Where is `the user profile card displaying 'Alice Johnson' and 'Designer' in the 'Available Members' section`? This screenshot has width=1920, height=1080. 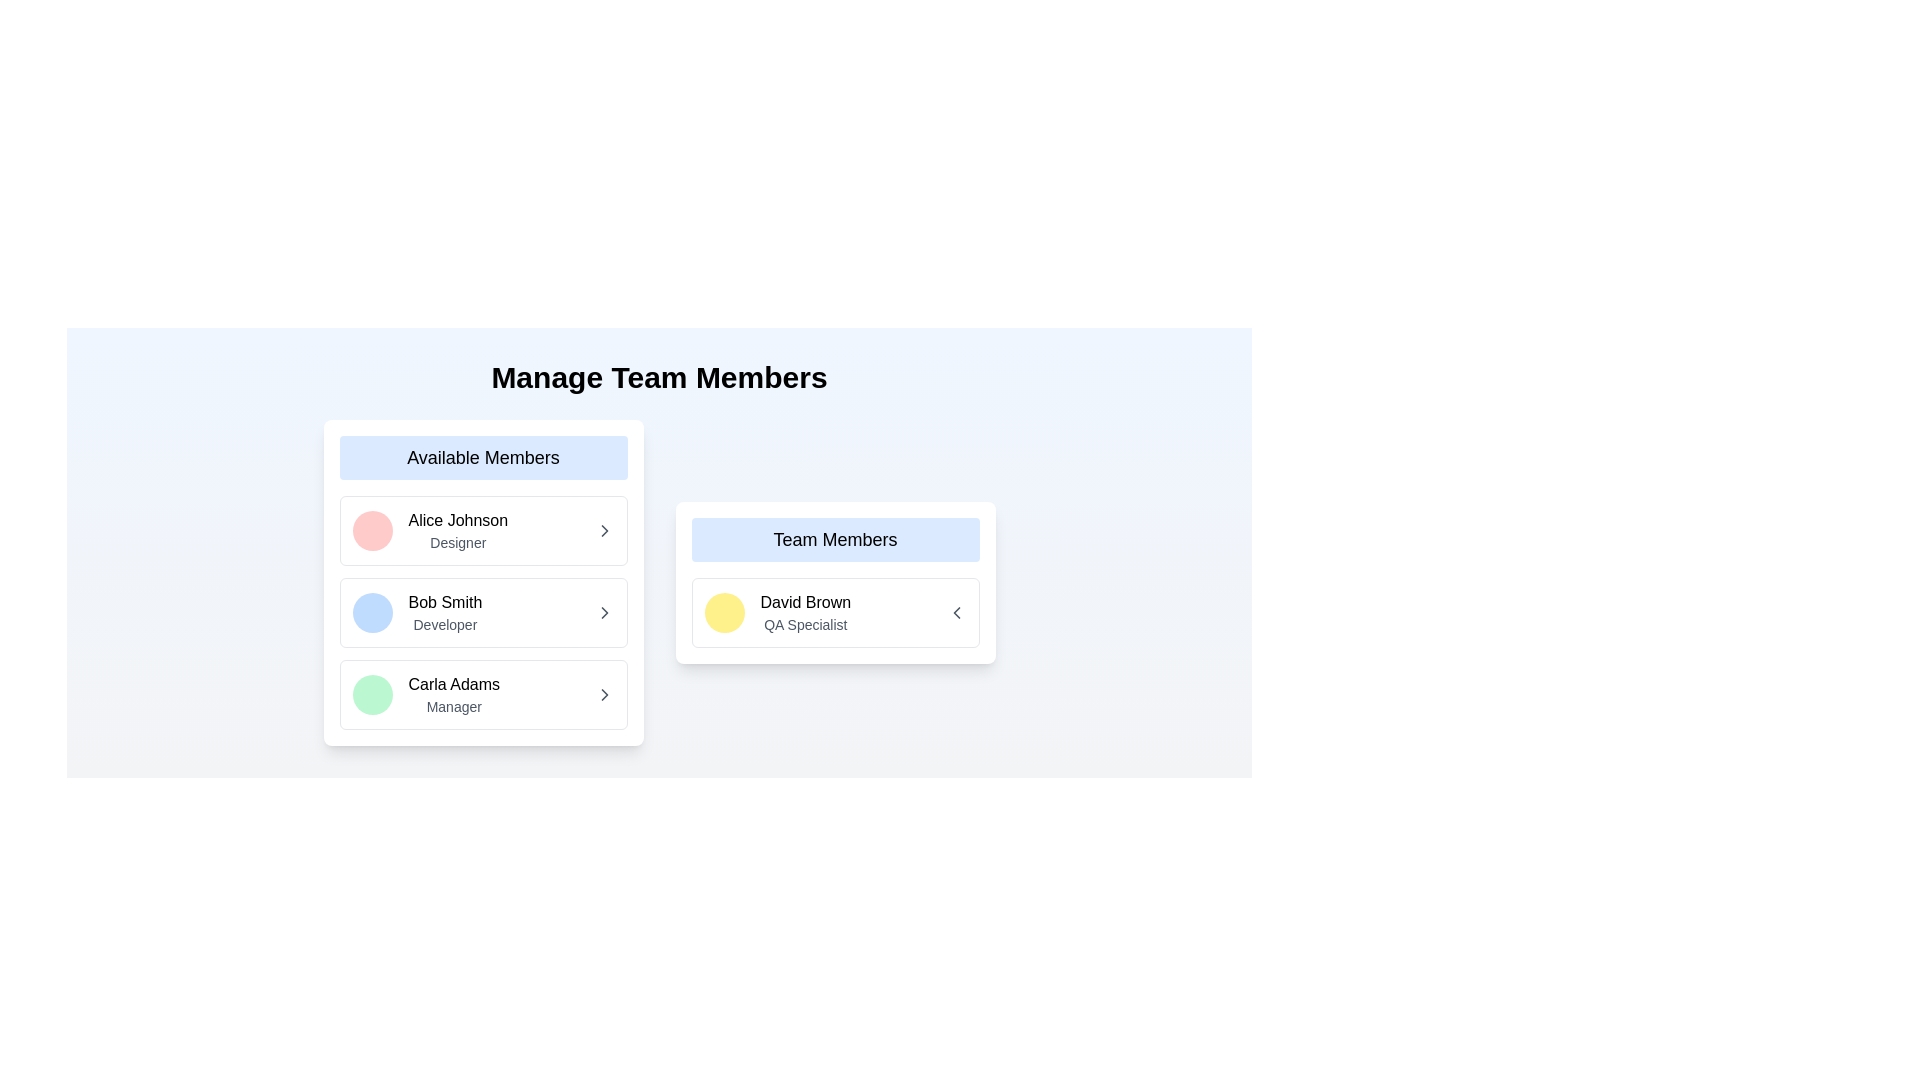 the user profile card displaying 'Alice Johnson' and 'Designer' in the 'Available Members' section is located at coordinates (429, 530).